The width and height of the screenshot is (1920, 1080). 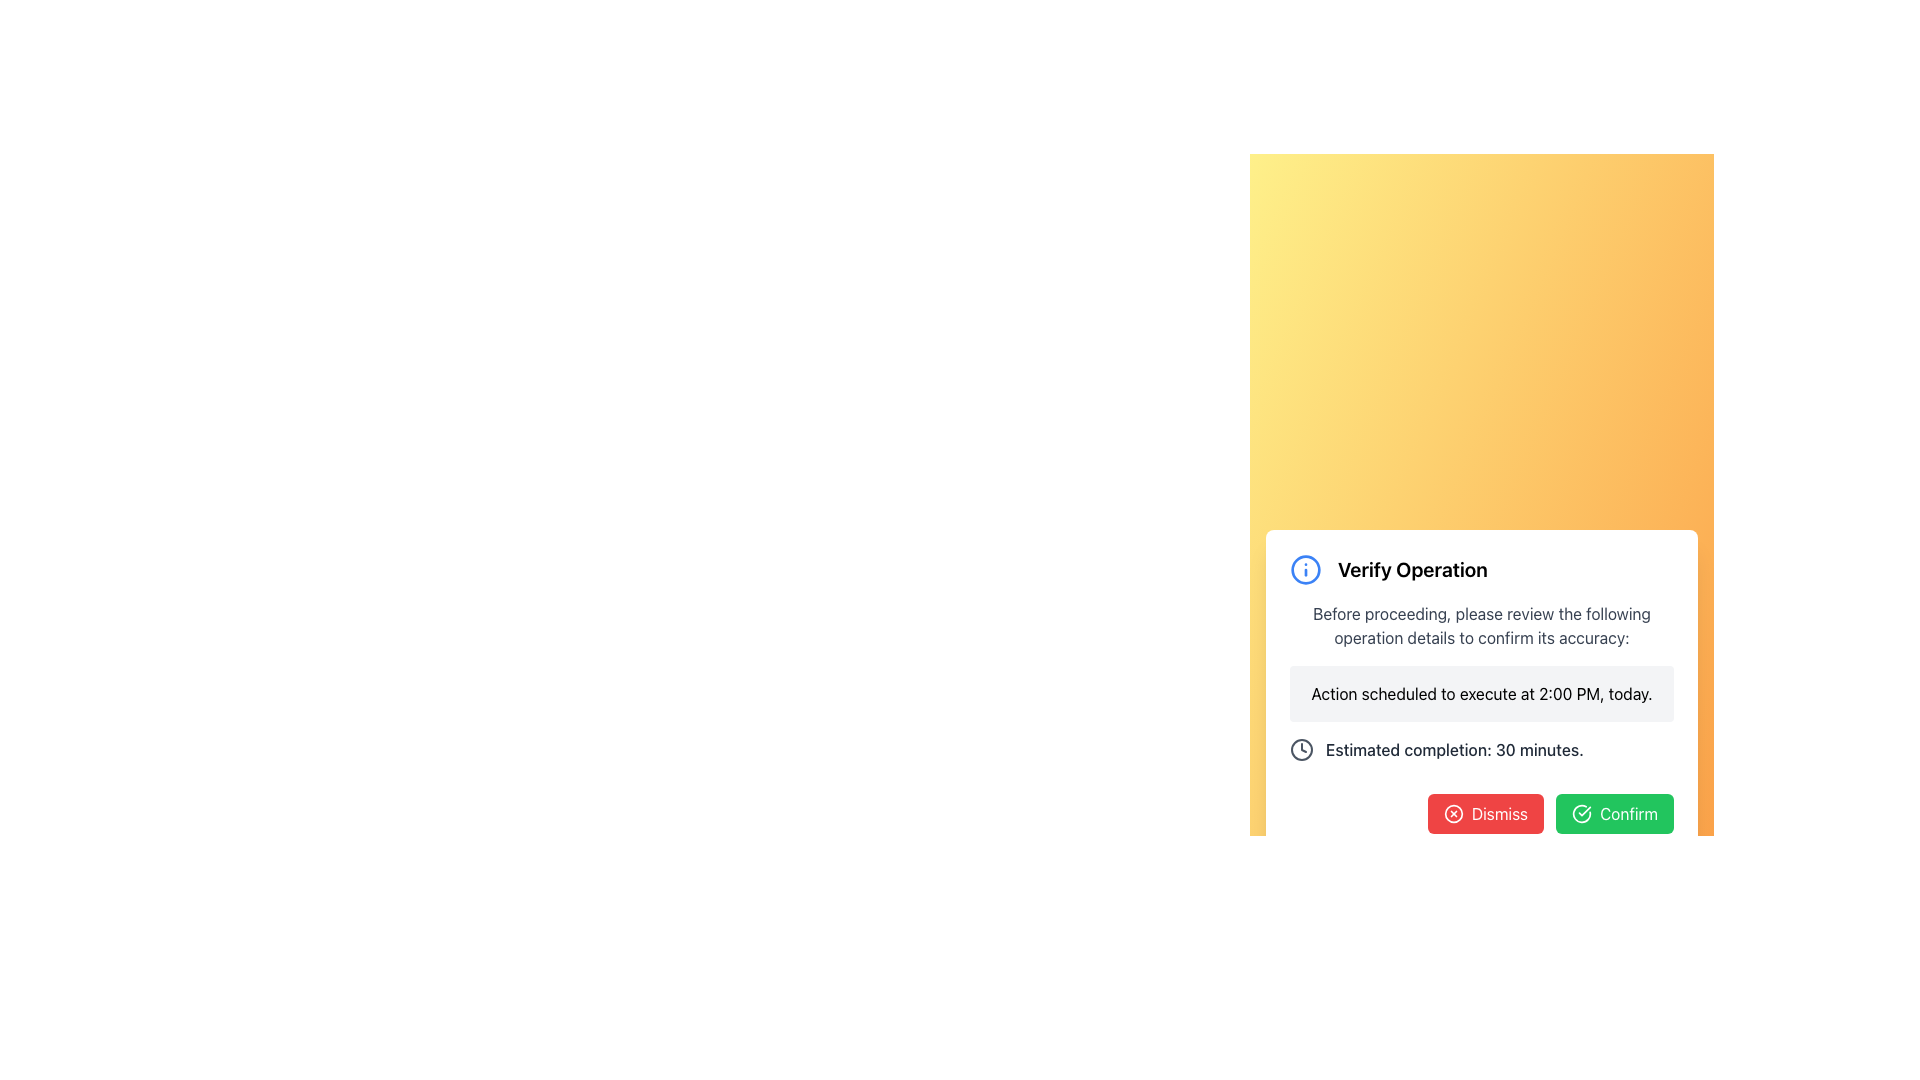 What do you see at coordinates (1581, 813) in the screenshot?
I see `the circular green checkmark icon located to the left of the 'Confirm' text within the confirmation button at the bottom-right of the dialog box` at bounding box center [1581, 813].